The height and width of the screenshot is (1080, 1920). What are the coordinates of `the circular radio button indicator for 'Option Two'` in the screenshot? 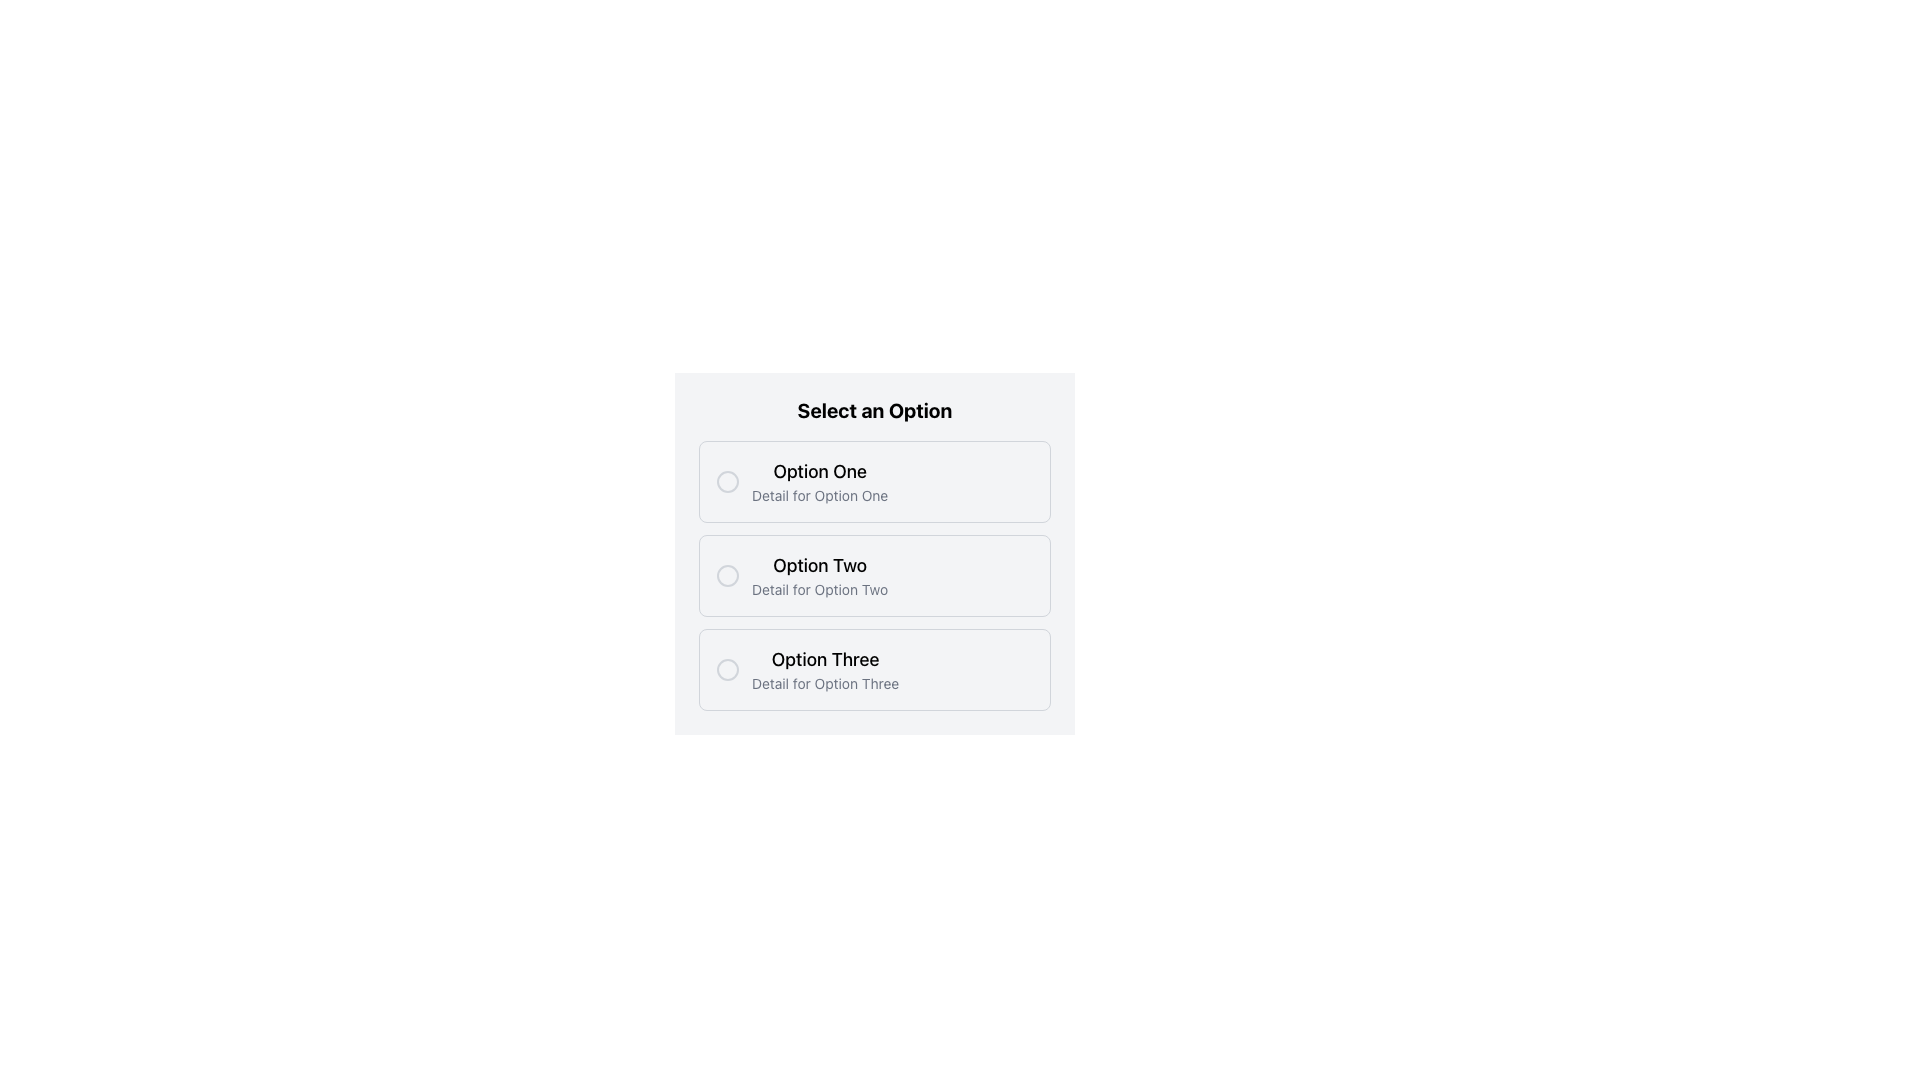 It's located at (727, 575).